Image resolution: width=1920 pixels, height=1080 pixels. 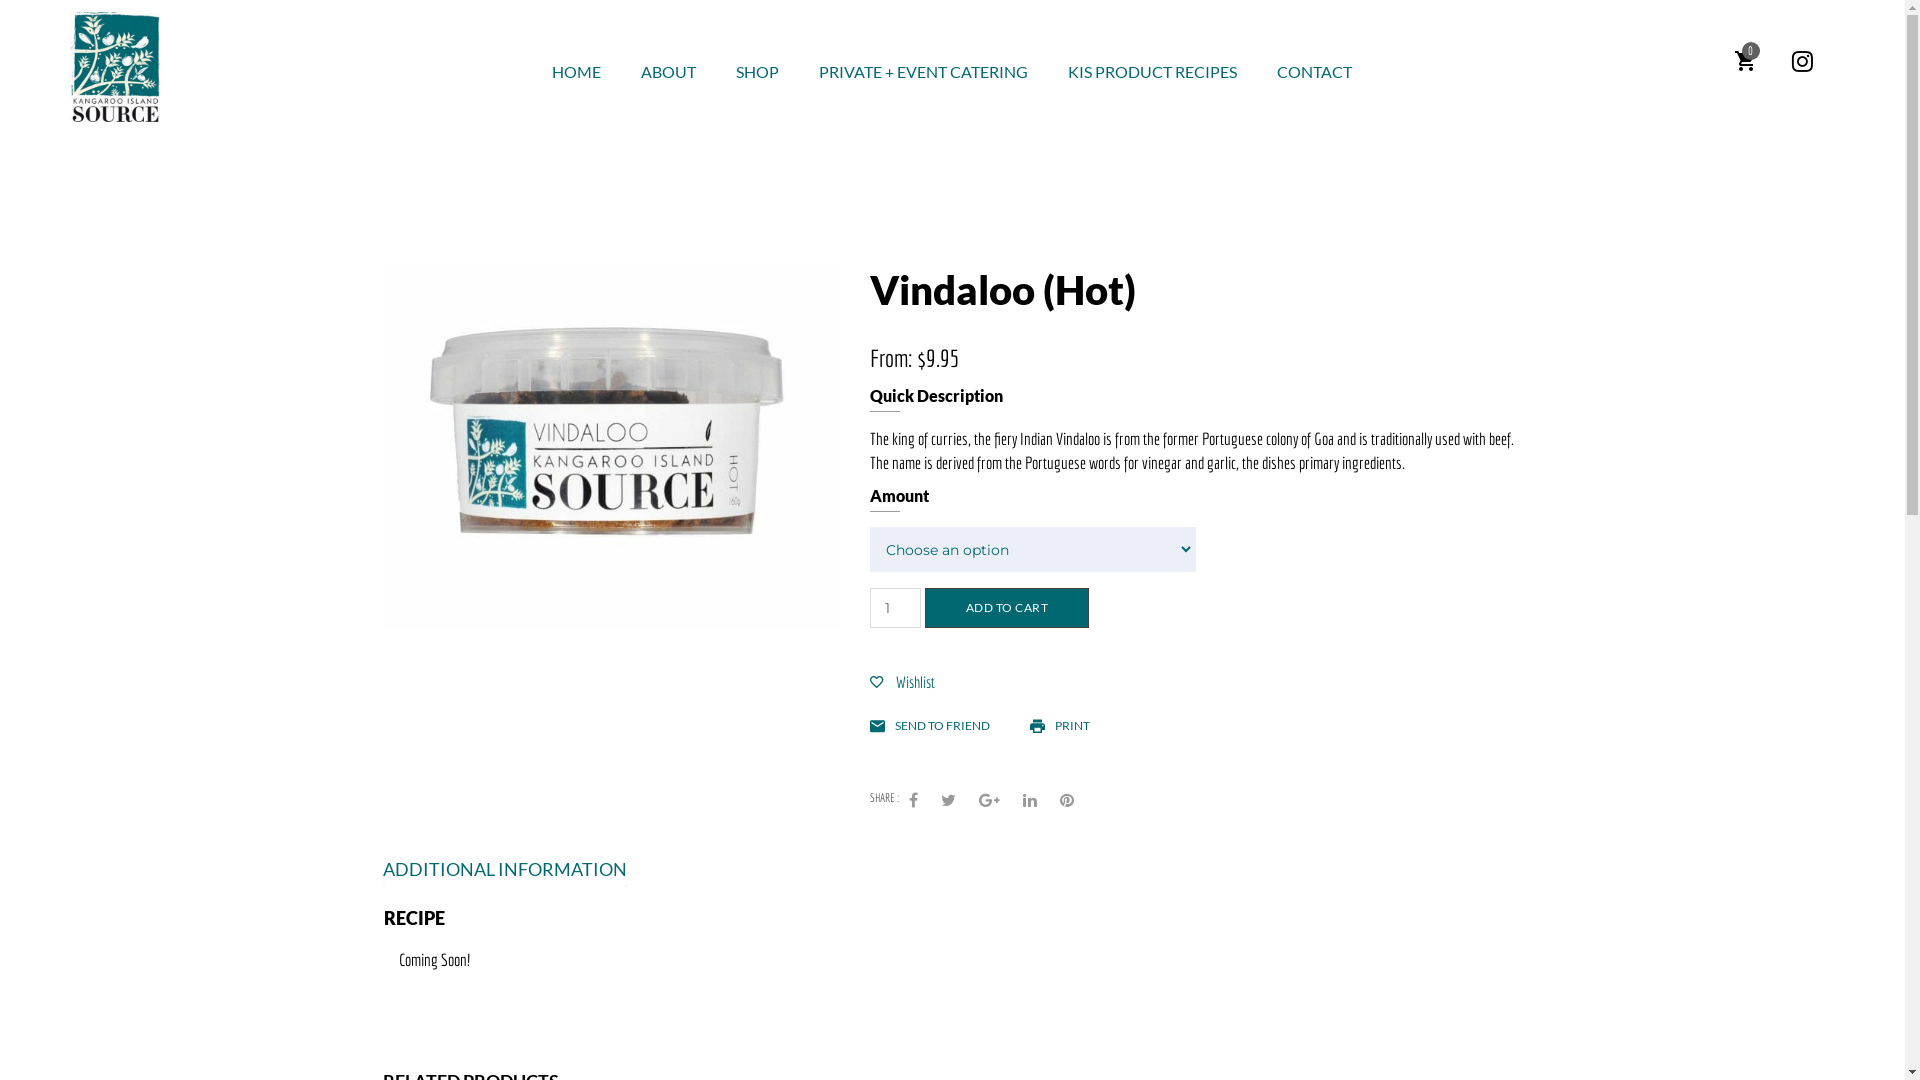 I want to click on 'SHOP', so click(x=734, y=71).